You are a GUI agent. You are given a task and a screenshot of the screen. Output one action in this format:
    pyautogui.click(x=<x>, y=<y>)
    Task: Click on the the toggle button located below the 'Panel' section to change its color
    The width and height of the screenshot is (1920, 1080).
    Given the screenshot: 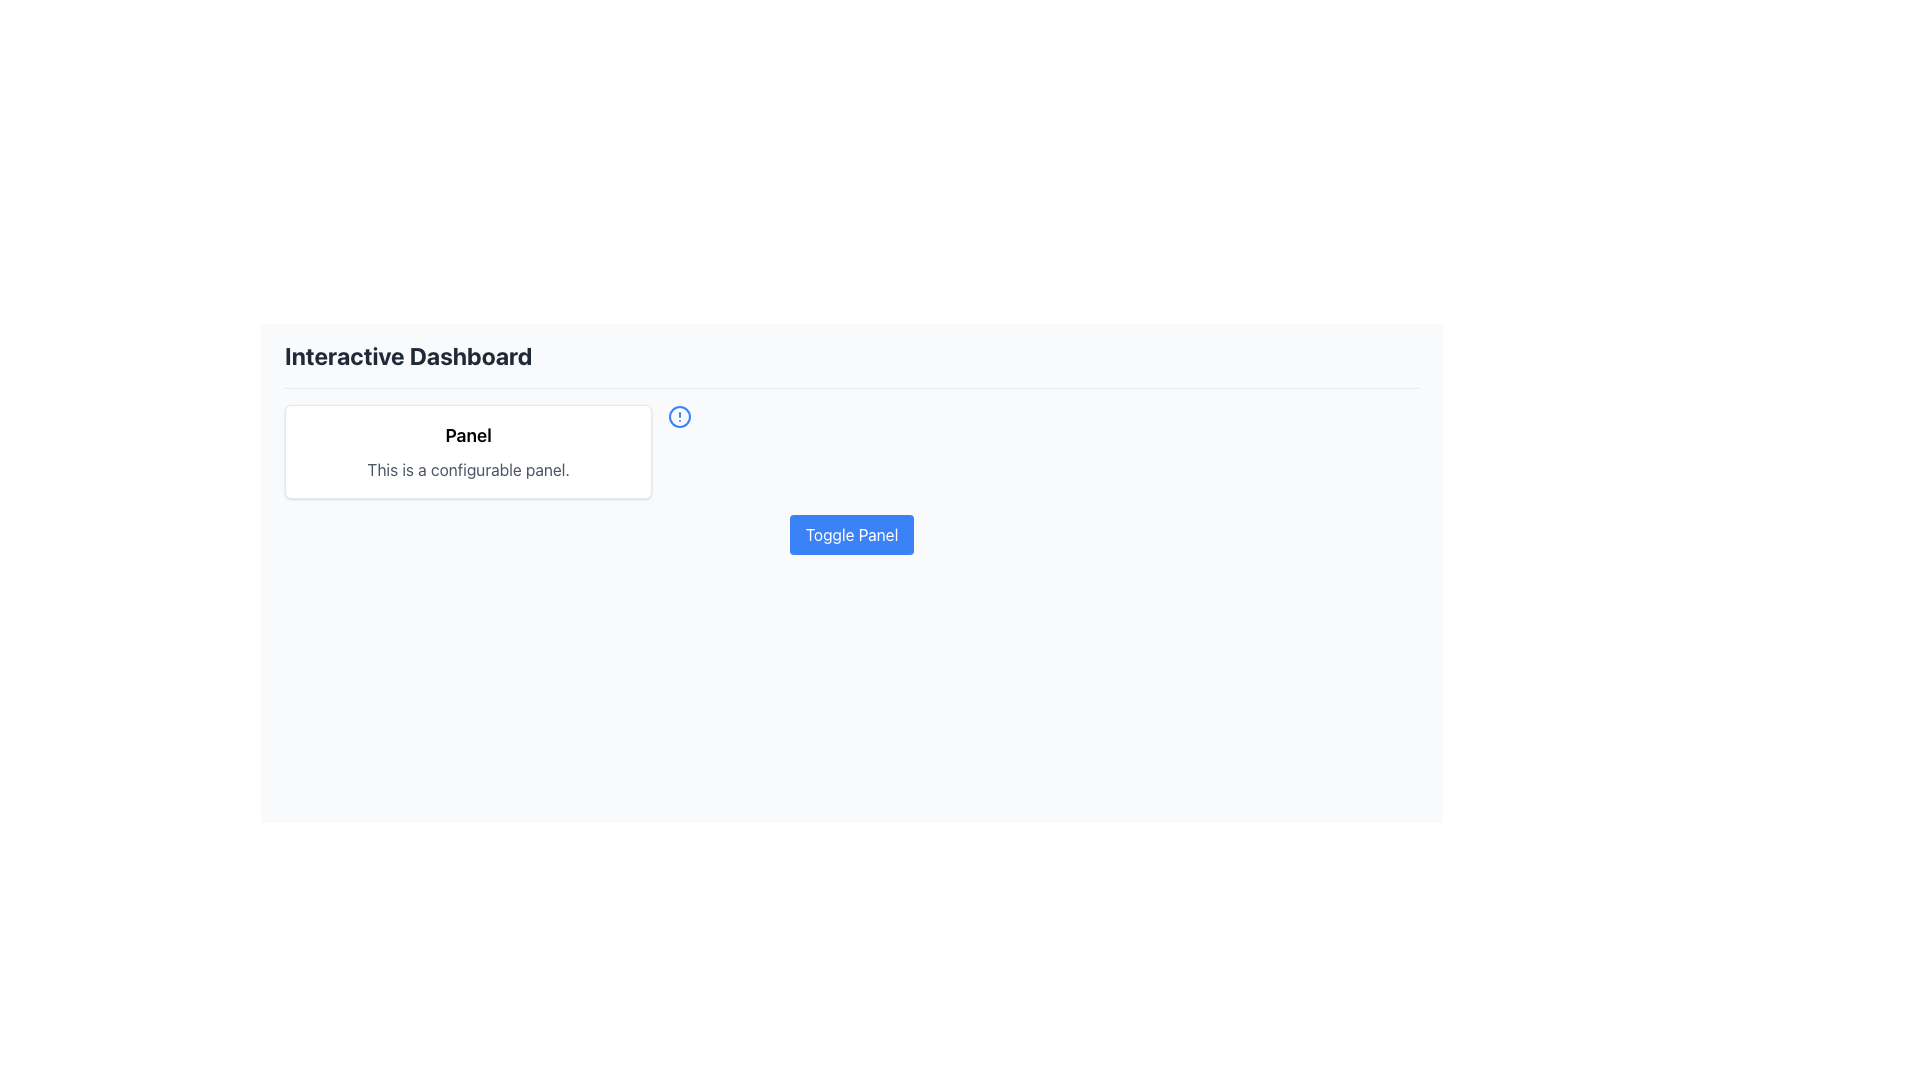 What is the action you would take?
    pyautogui.click(x=851, y=534)
    